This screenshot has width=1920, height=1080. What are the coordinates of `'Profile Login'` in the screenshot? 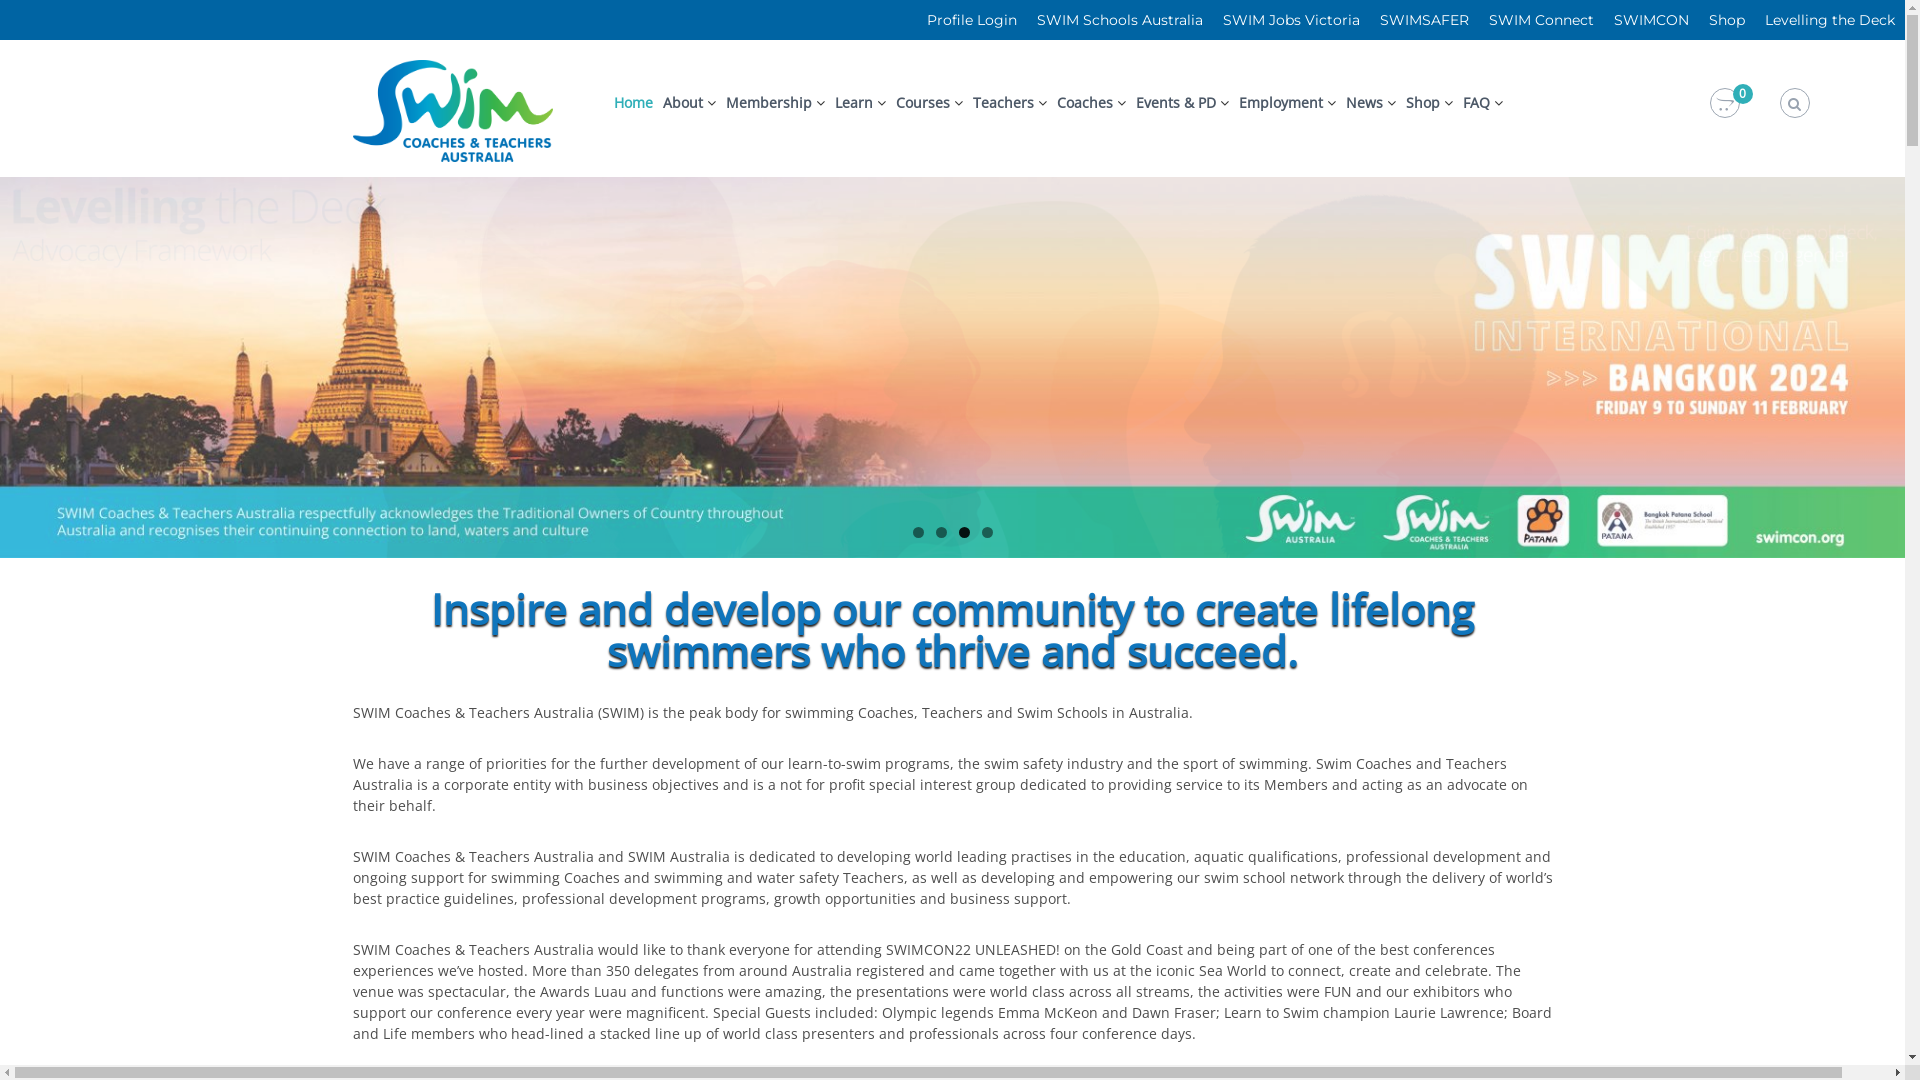 It's located at (971, 19).